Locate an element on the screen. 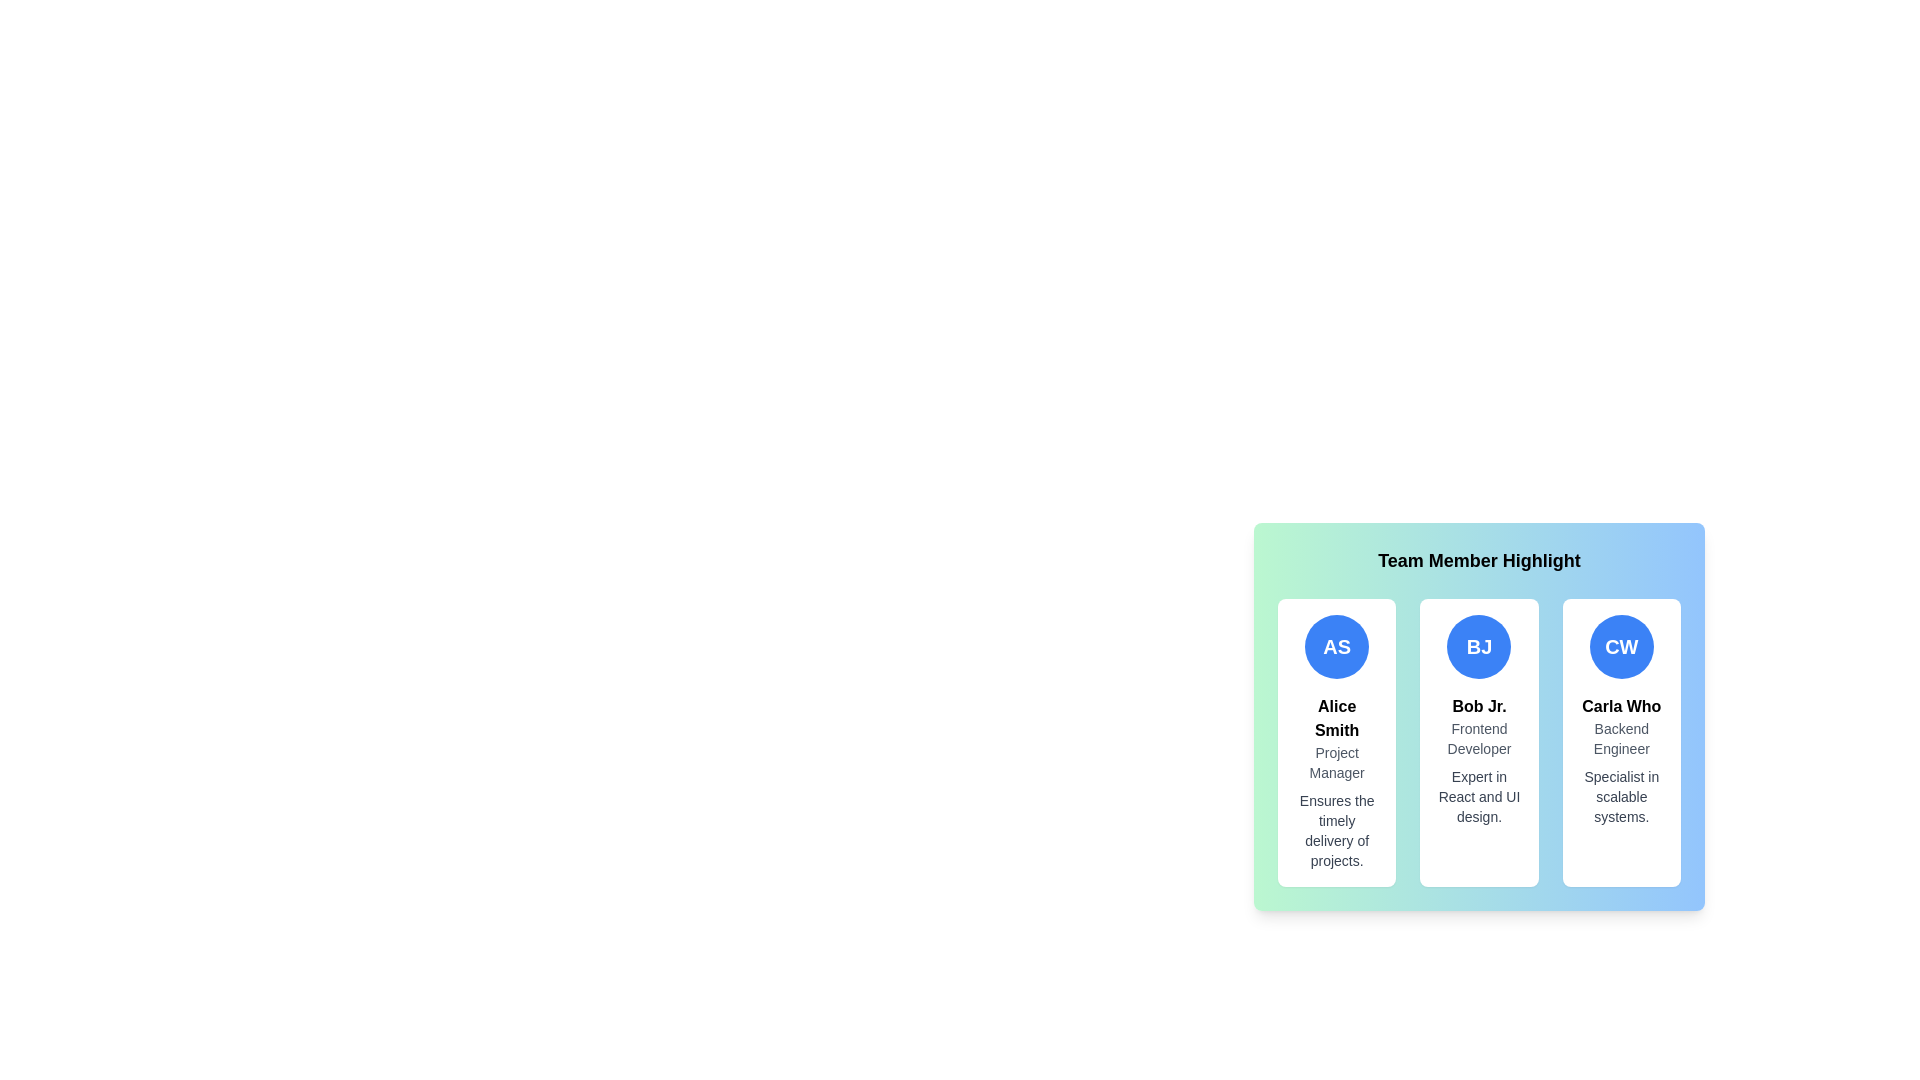 This screenshot has width=1920, height=1080. the third card in the grid layout, which has a rounded white background and displays 'Carla Who' along with its initials 'CW' is located at coordinates (1621, 743).